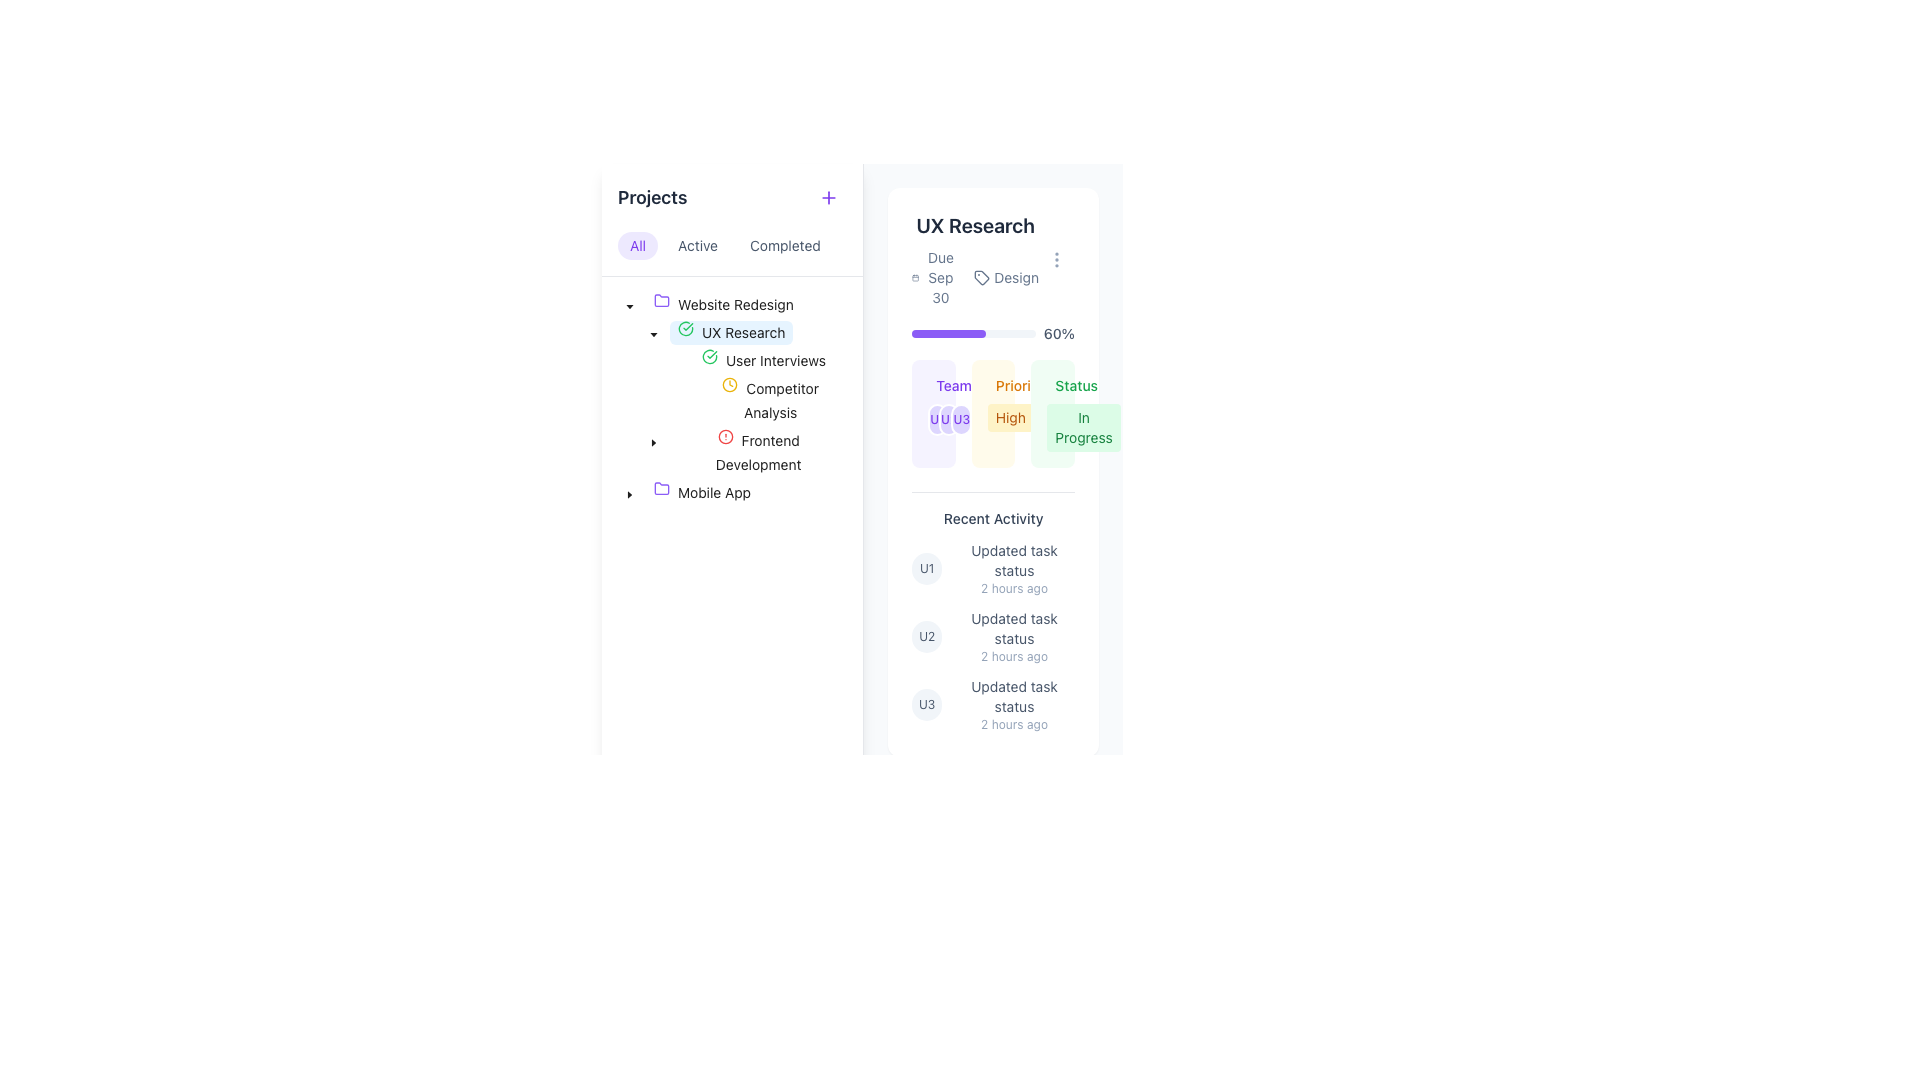 This screenshot has height=1080, width=1920. Describe the element at coordinates (653, 442) in the screenshot. I see `the small downward-pointing caret icon in the left sidebar, which indicates the collapsible 'UX Research' section under the 'Website Redesign' project` at that location.